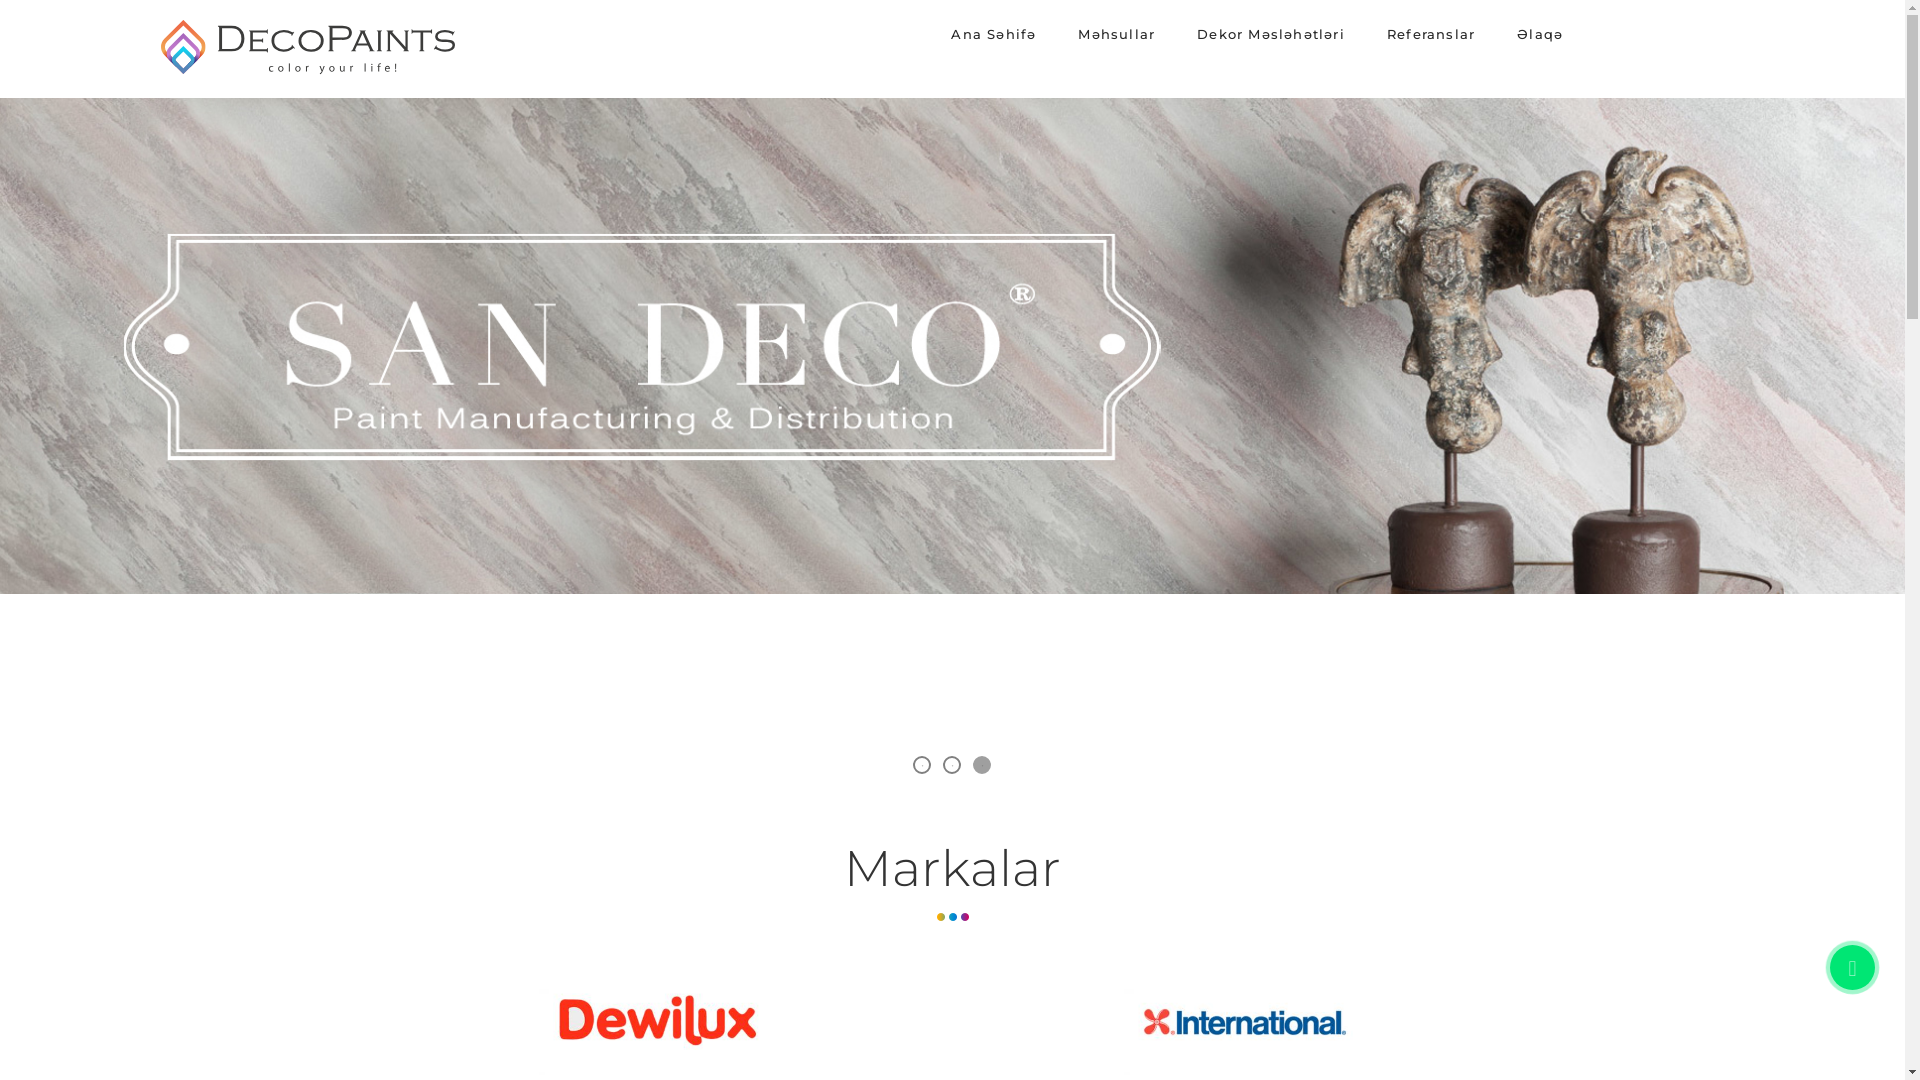 The height and width of the screenshot is (1080, 1920). Describe the element at coordinates (980, 764) in the screenshot. I see `'3'` at that location.